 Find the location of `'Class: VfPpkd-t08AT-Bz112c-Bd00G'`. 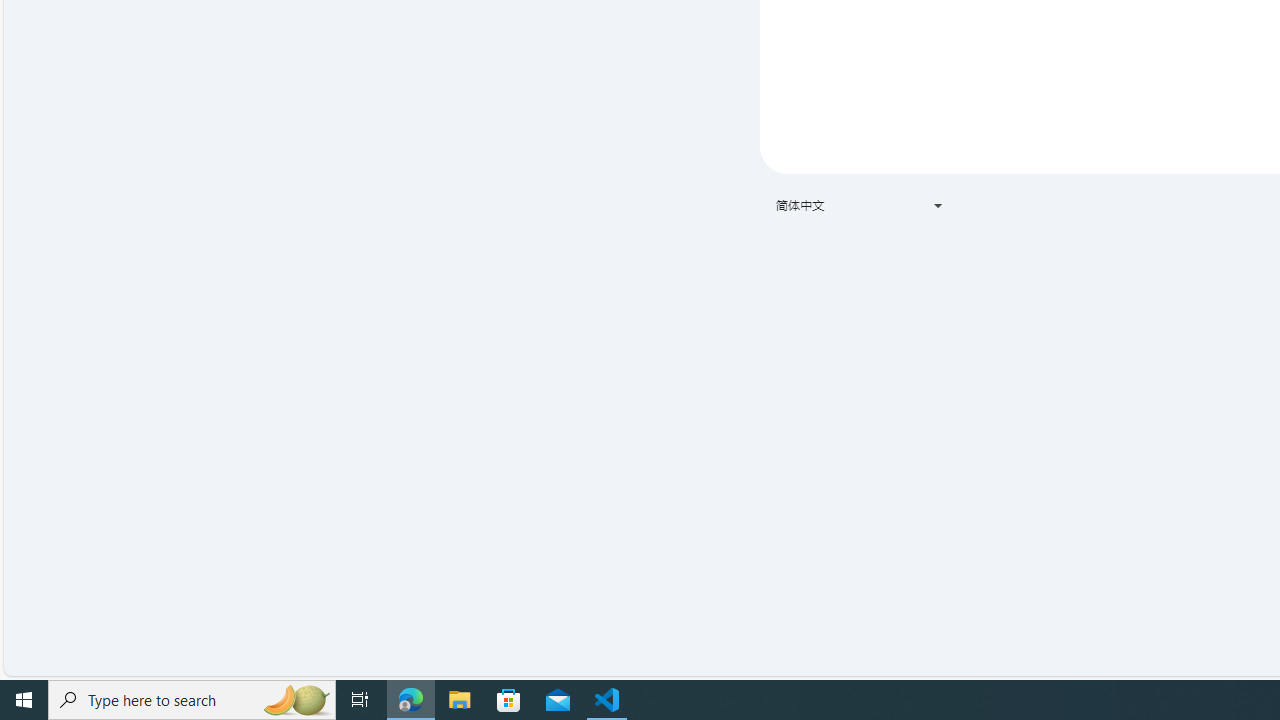

'Class: VfPpkd-t08AT-Bz112c-Bd00G' is located at coordinates (937, 205).